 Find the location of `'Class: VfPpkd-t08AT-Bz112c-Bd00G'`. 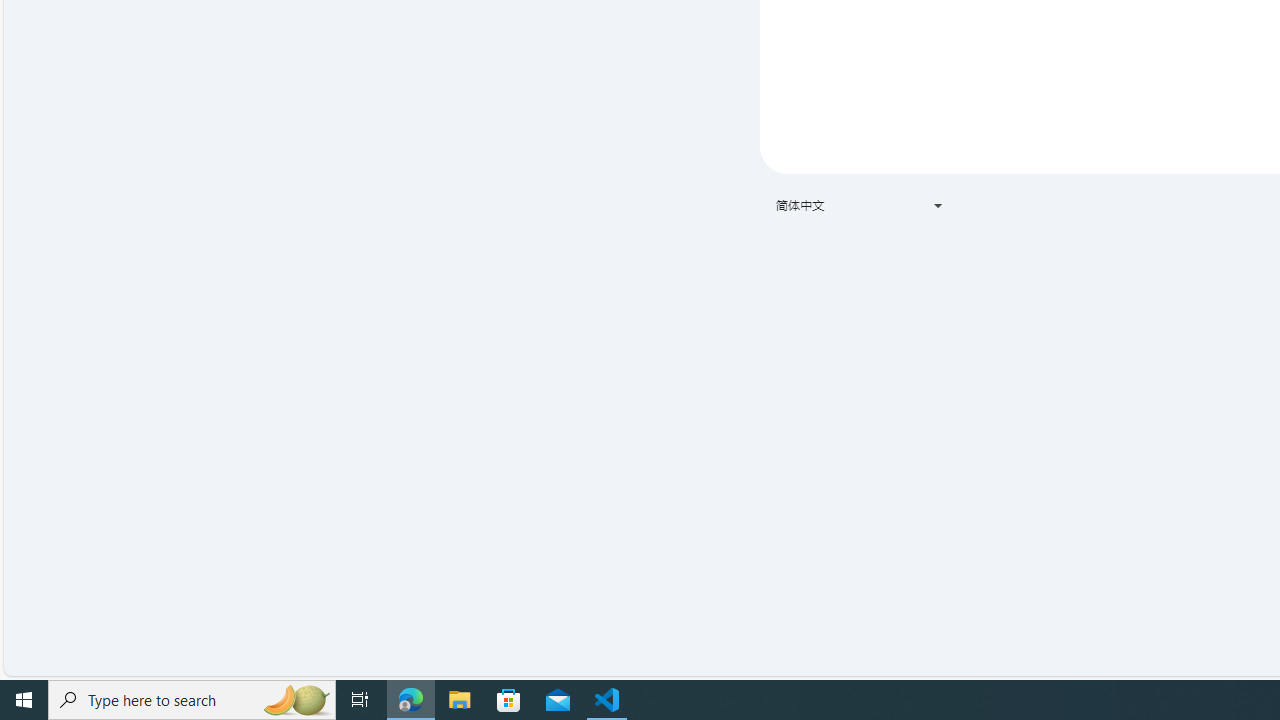

'Class: VfPpkd-t08AT-Bz112c-Bd00G' is located at coordinates (937, 205).